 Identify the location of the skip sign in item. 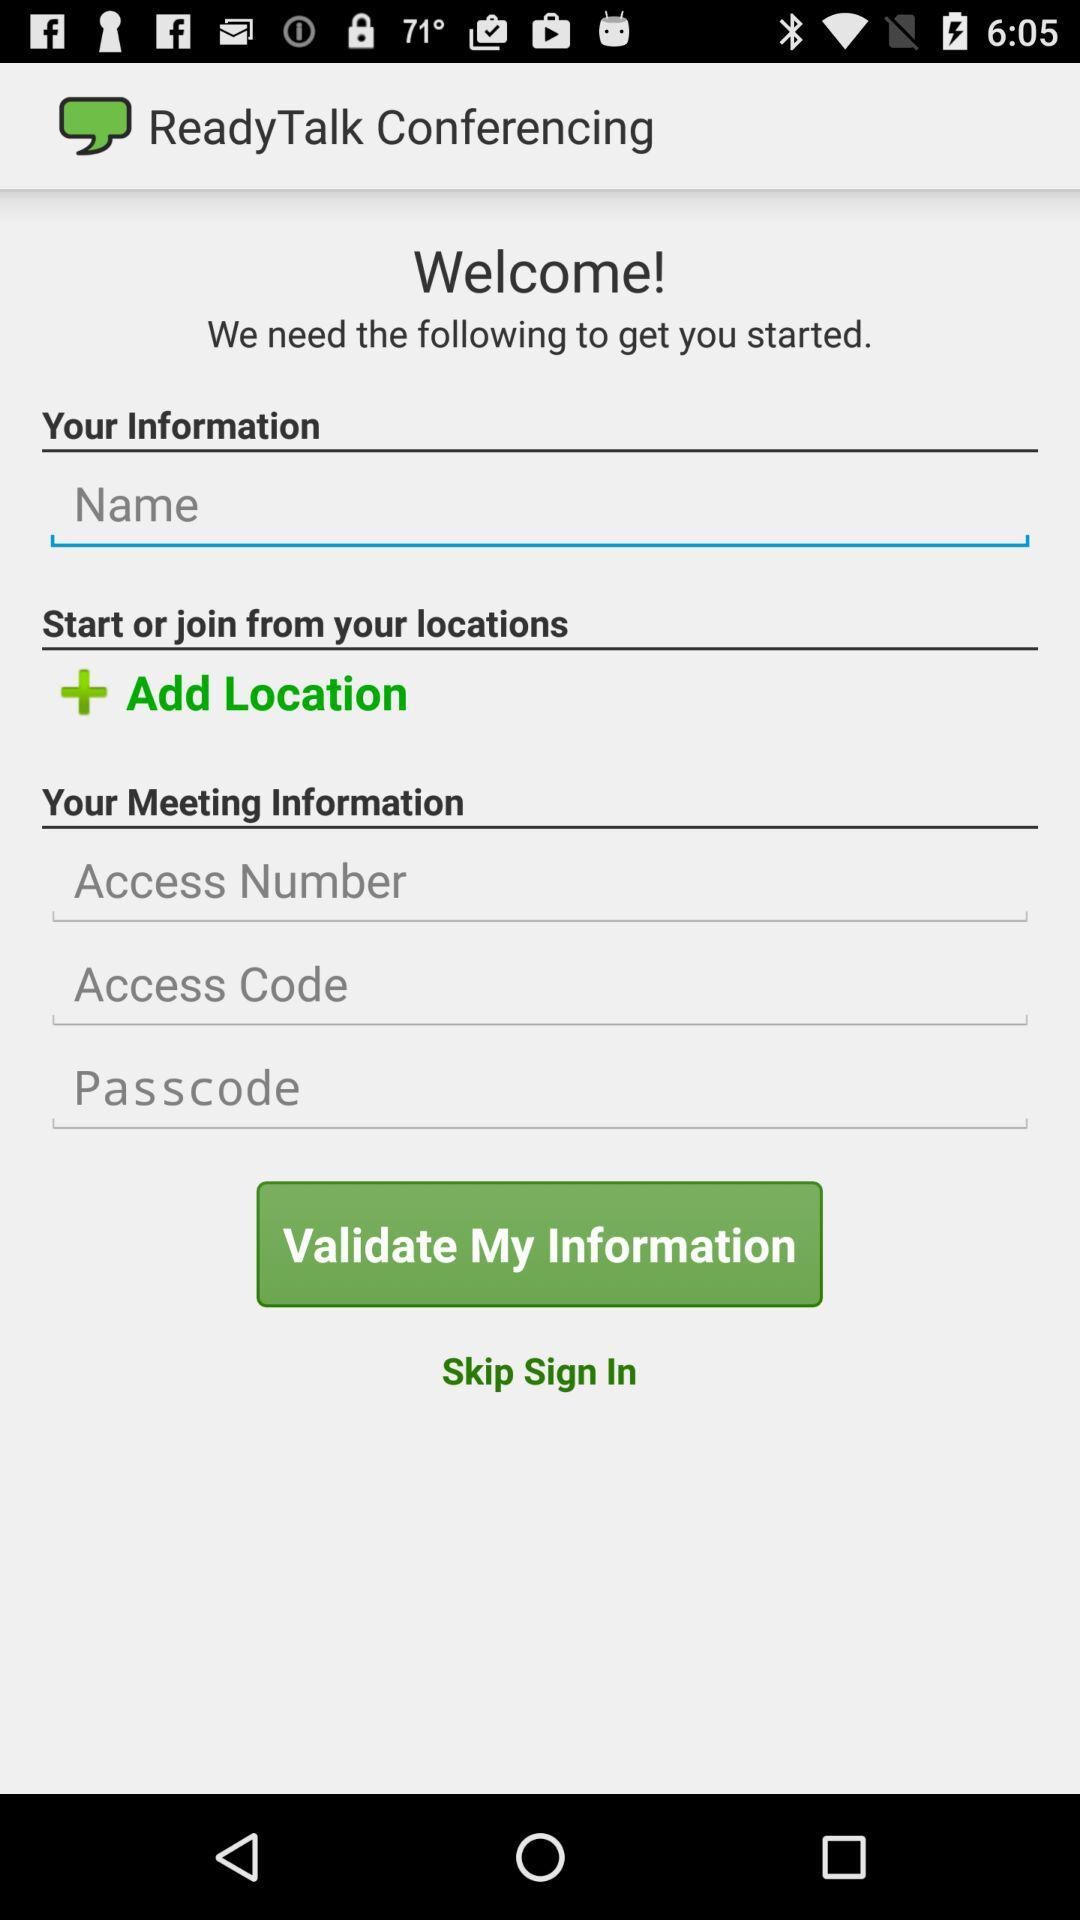
(538, 1369).